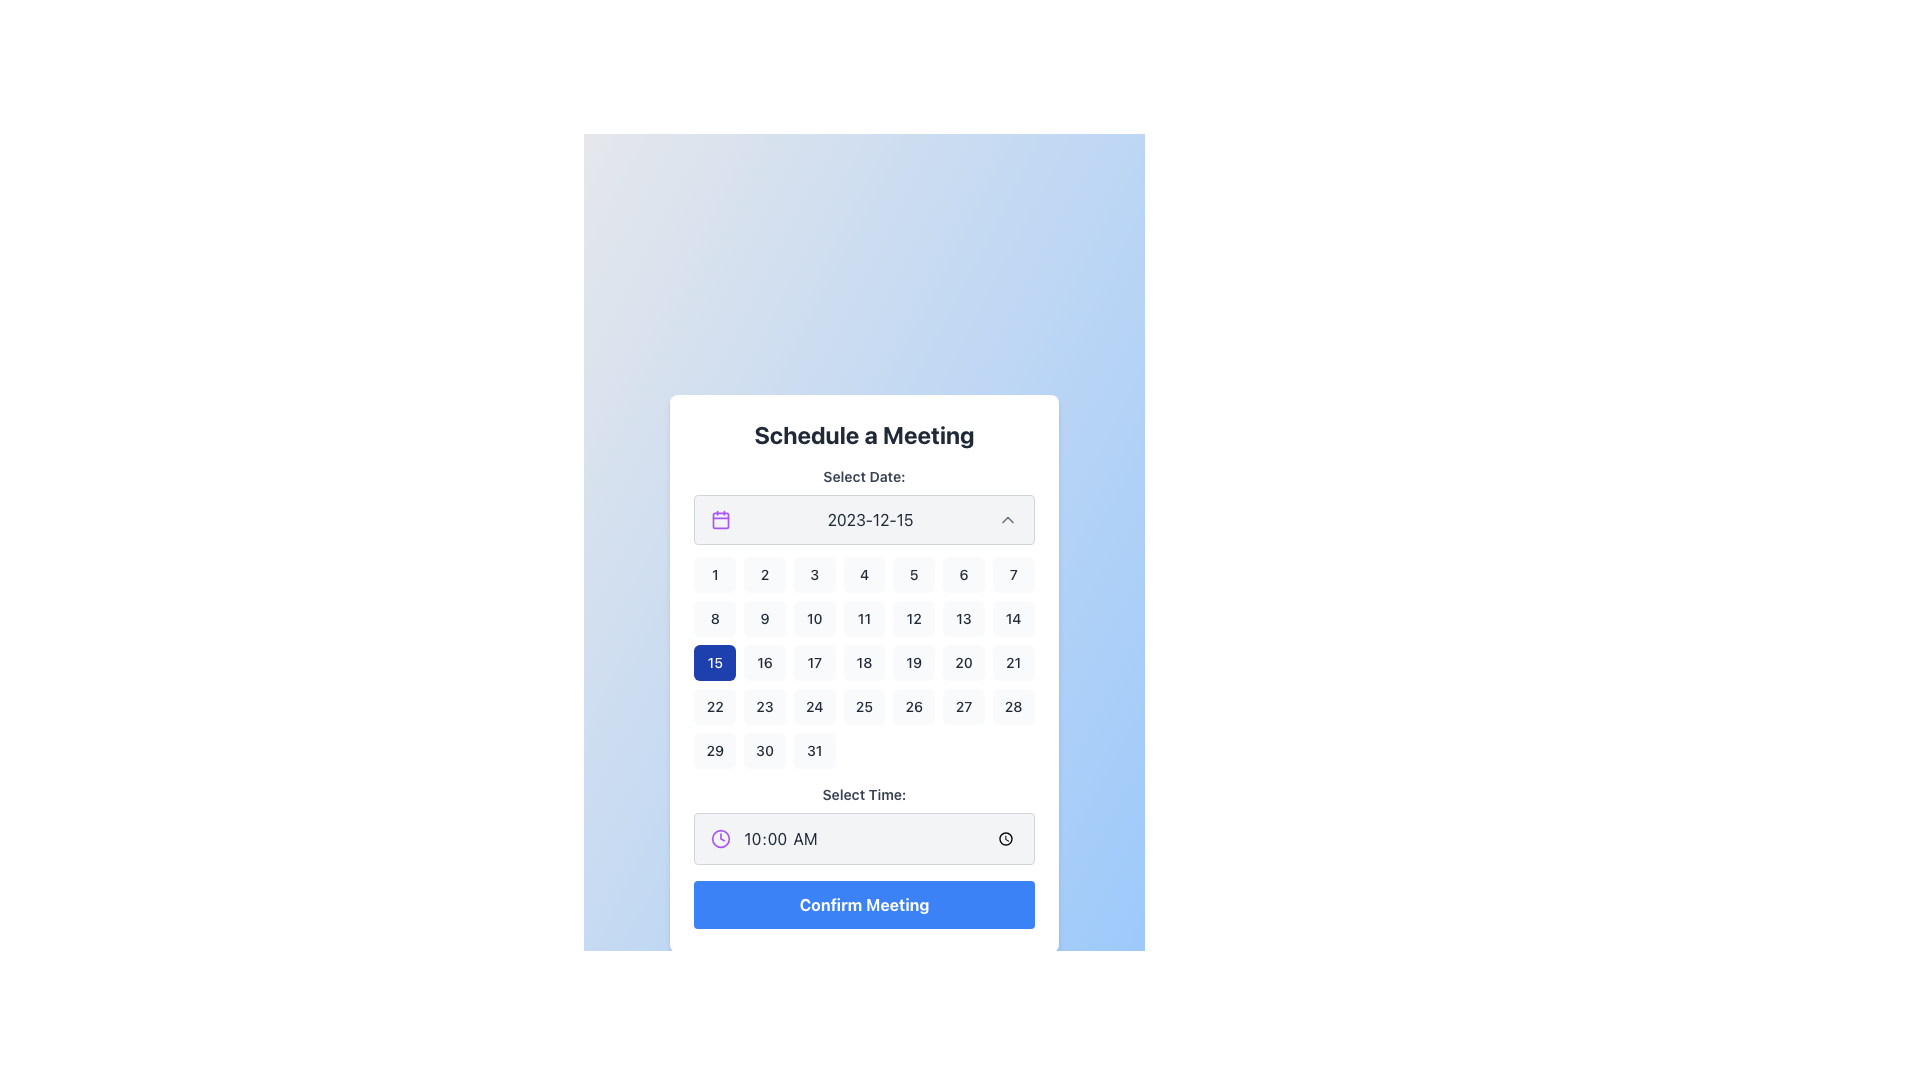 This screenshot has width=1920, height=1080. What do you see at coordinates (1013, 663) in the screenshot?
I see `the small square button with rounded corners displaying the number '21'` at bounding box center [1013, 663].